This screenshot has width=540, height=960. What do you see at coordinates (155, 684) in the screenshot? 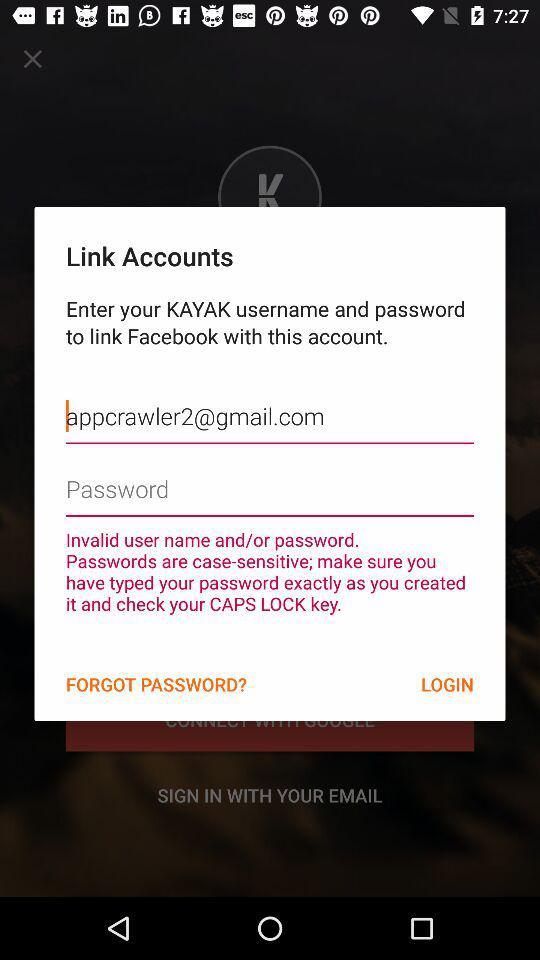
I see `the forgot password? at the bottom left corner` at bounding box center [155, 684].